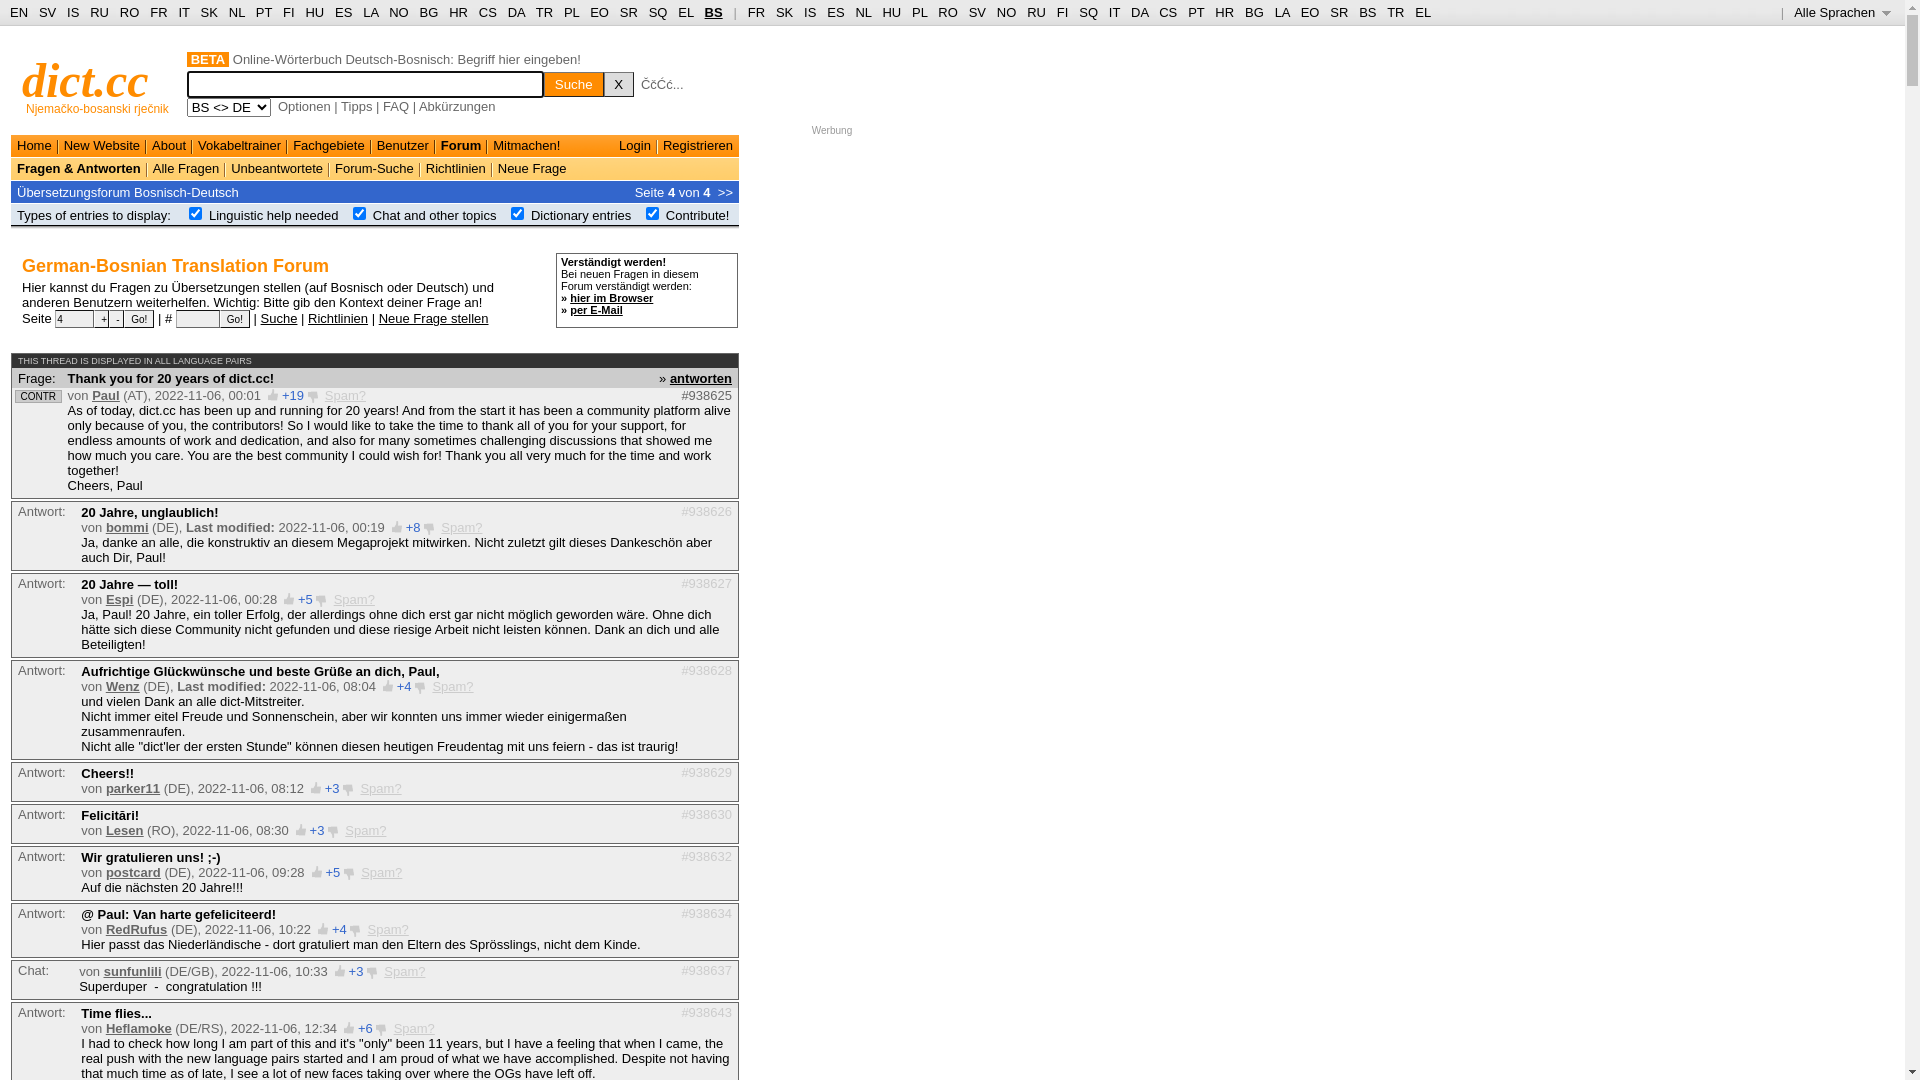 The height and width of the screenshot is (1080, 1920). I want to click on 'antworten', so click(700, 377).